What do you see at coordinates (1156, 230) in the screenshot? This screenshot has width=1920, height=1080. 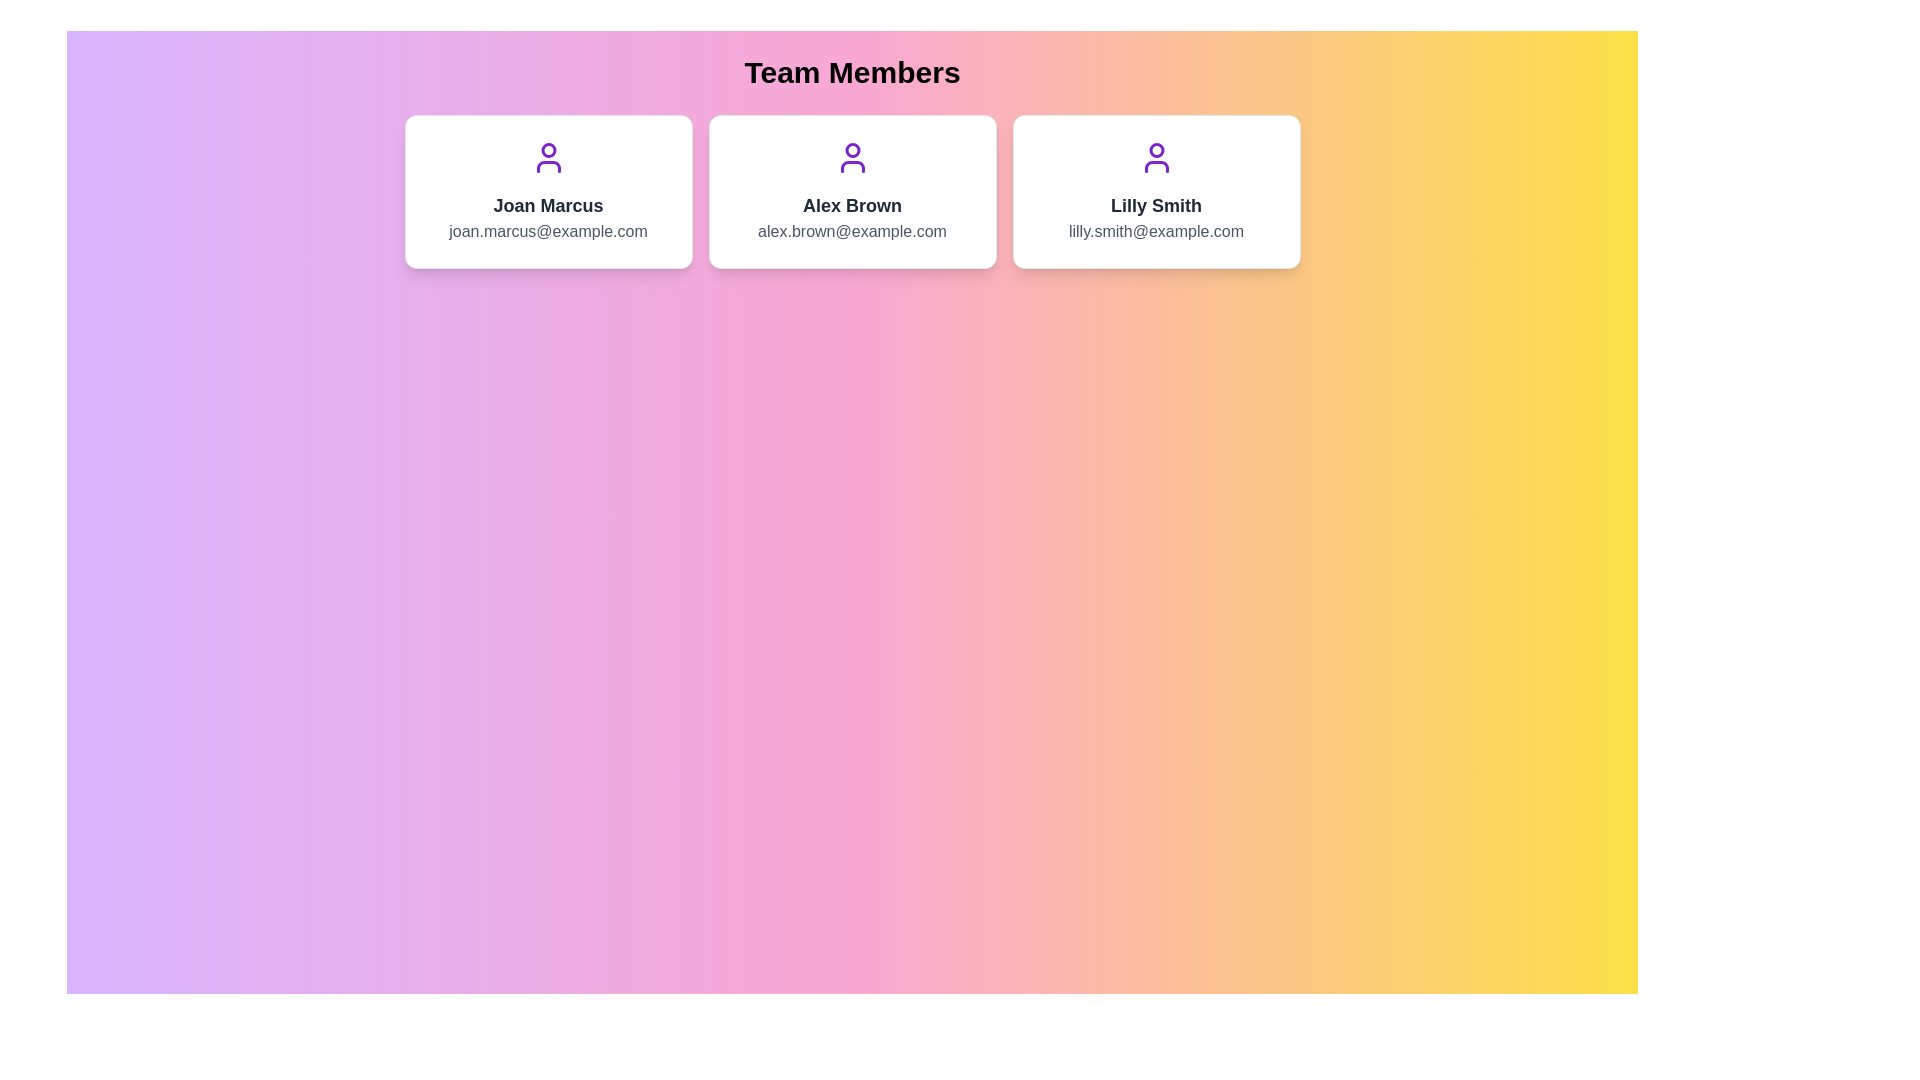 I see `email address displayed for the team member Lilly Smith, located in the user card to the right, centered below the name` at bounding box center [1156, 230].